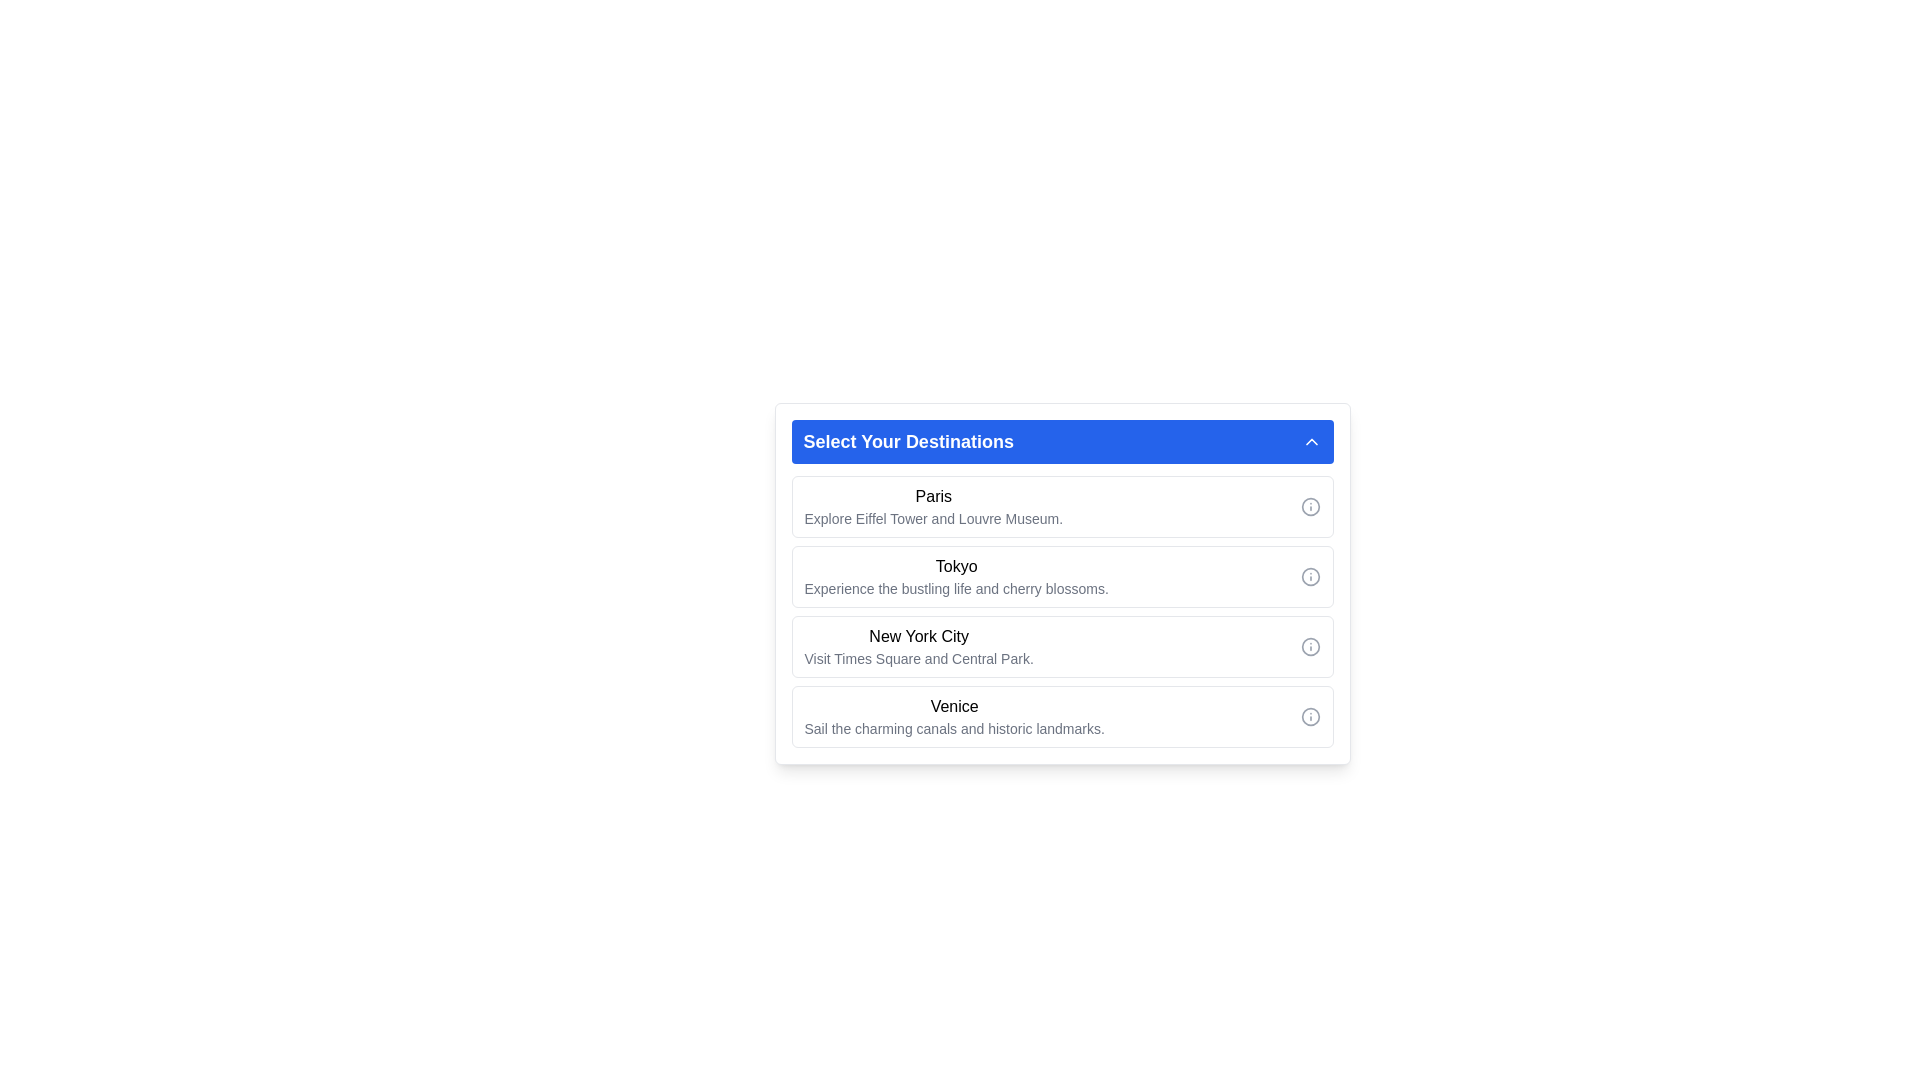 The width and height of the screenshot is (1920, 1080). What do you see at coordinates (932, 496) in the screenshot?
I see `the 'Paris' label text element styled in medium font weight, located in the first option of the vertical list under 'Select Your Destinations'` at bounding box center [932, 496].